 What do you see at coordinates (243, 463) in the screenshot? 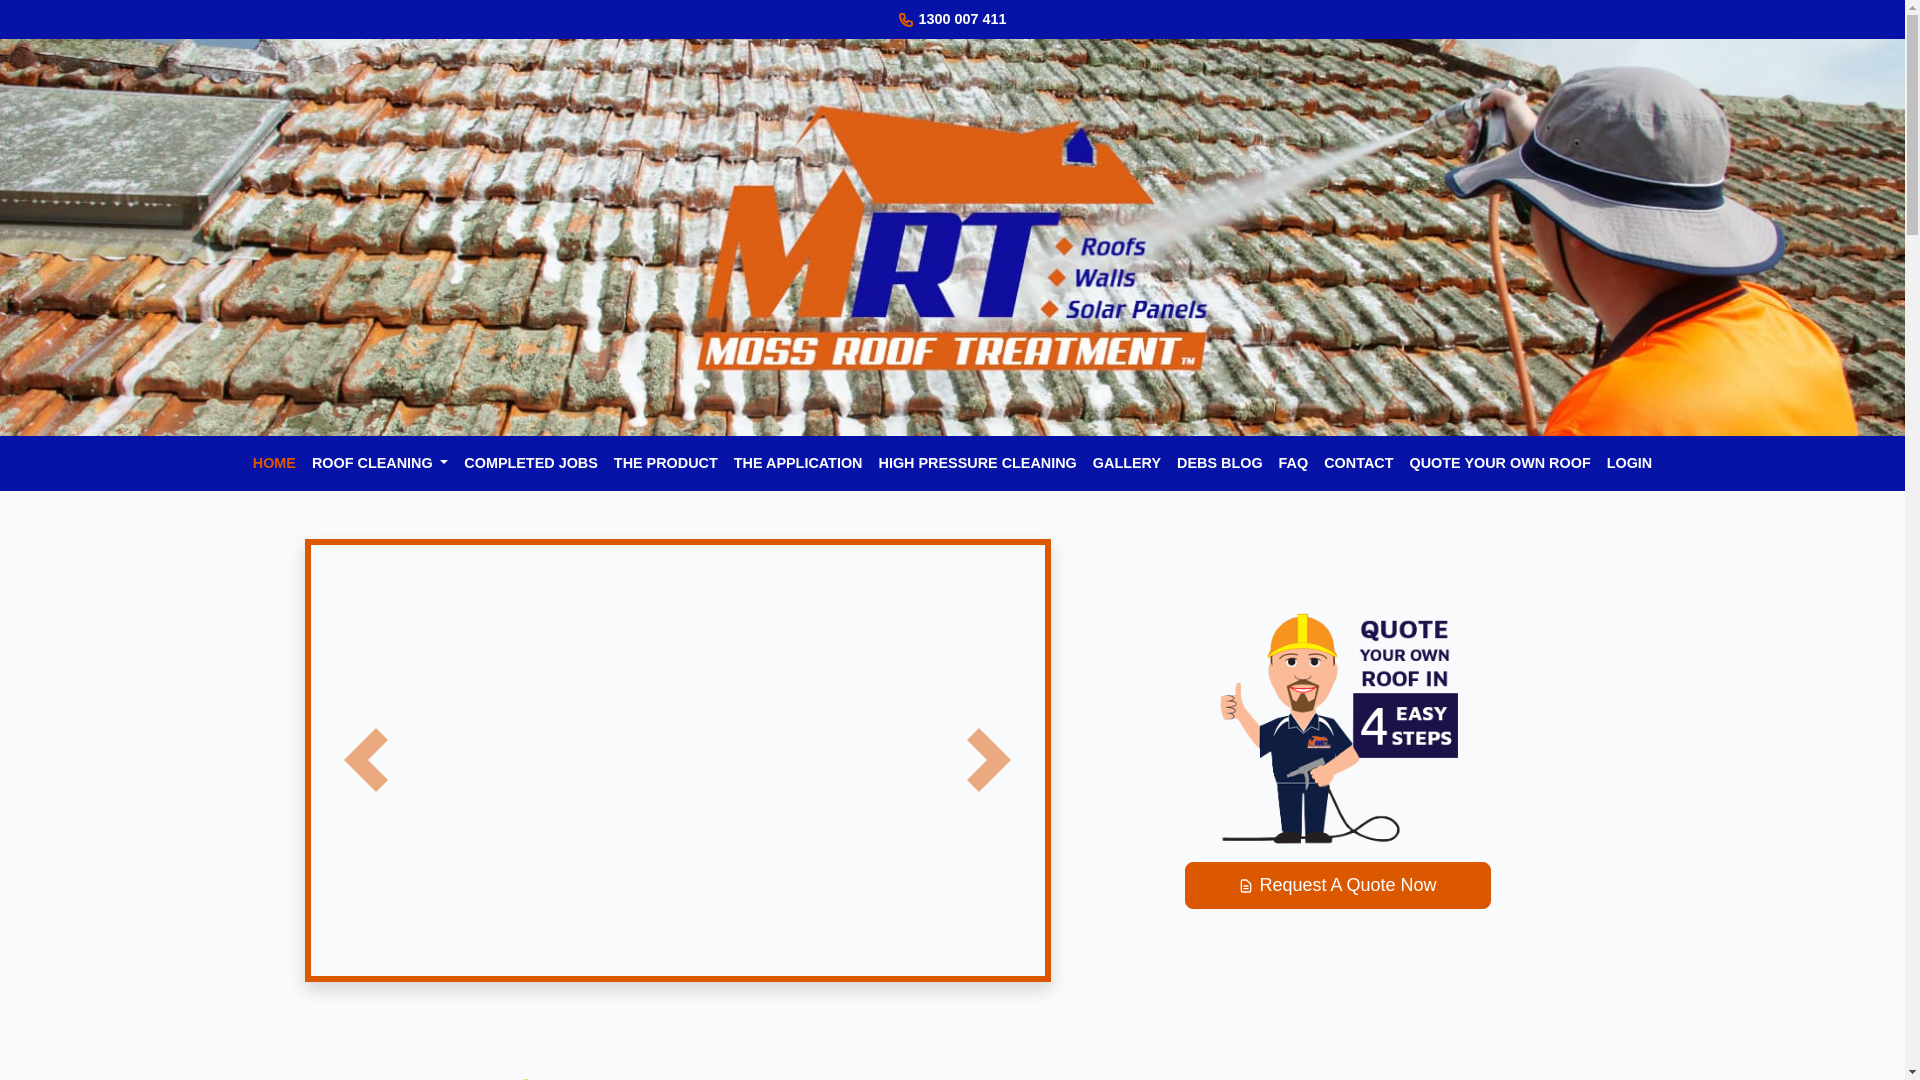
I see `'HOME'` at bounding box center [243, 463].